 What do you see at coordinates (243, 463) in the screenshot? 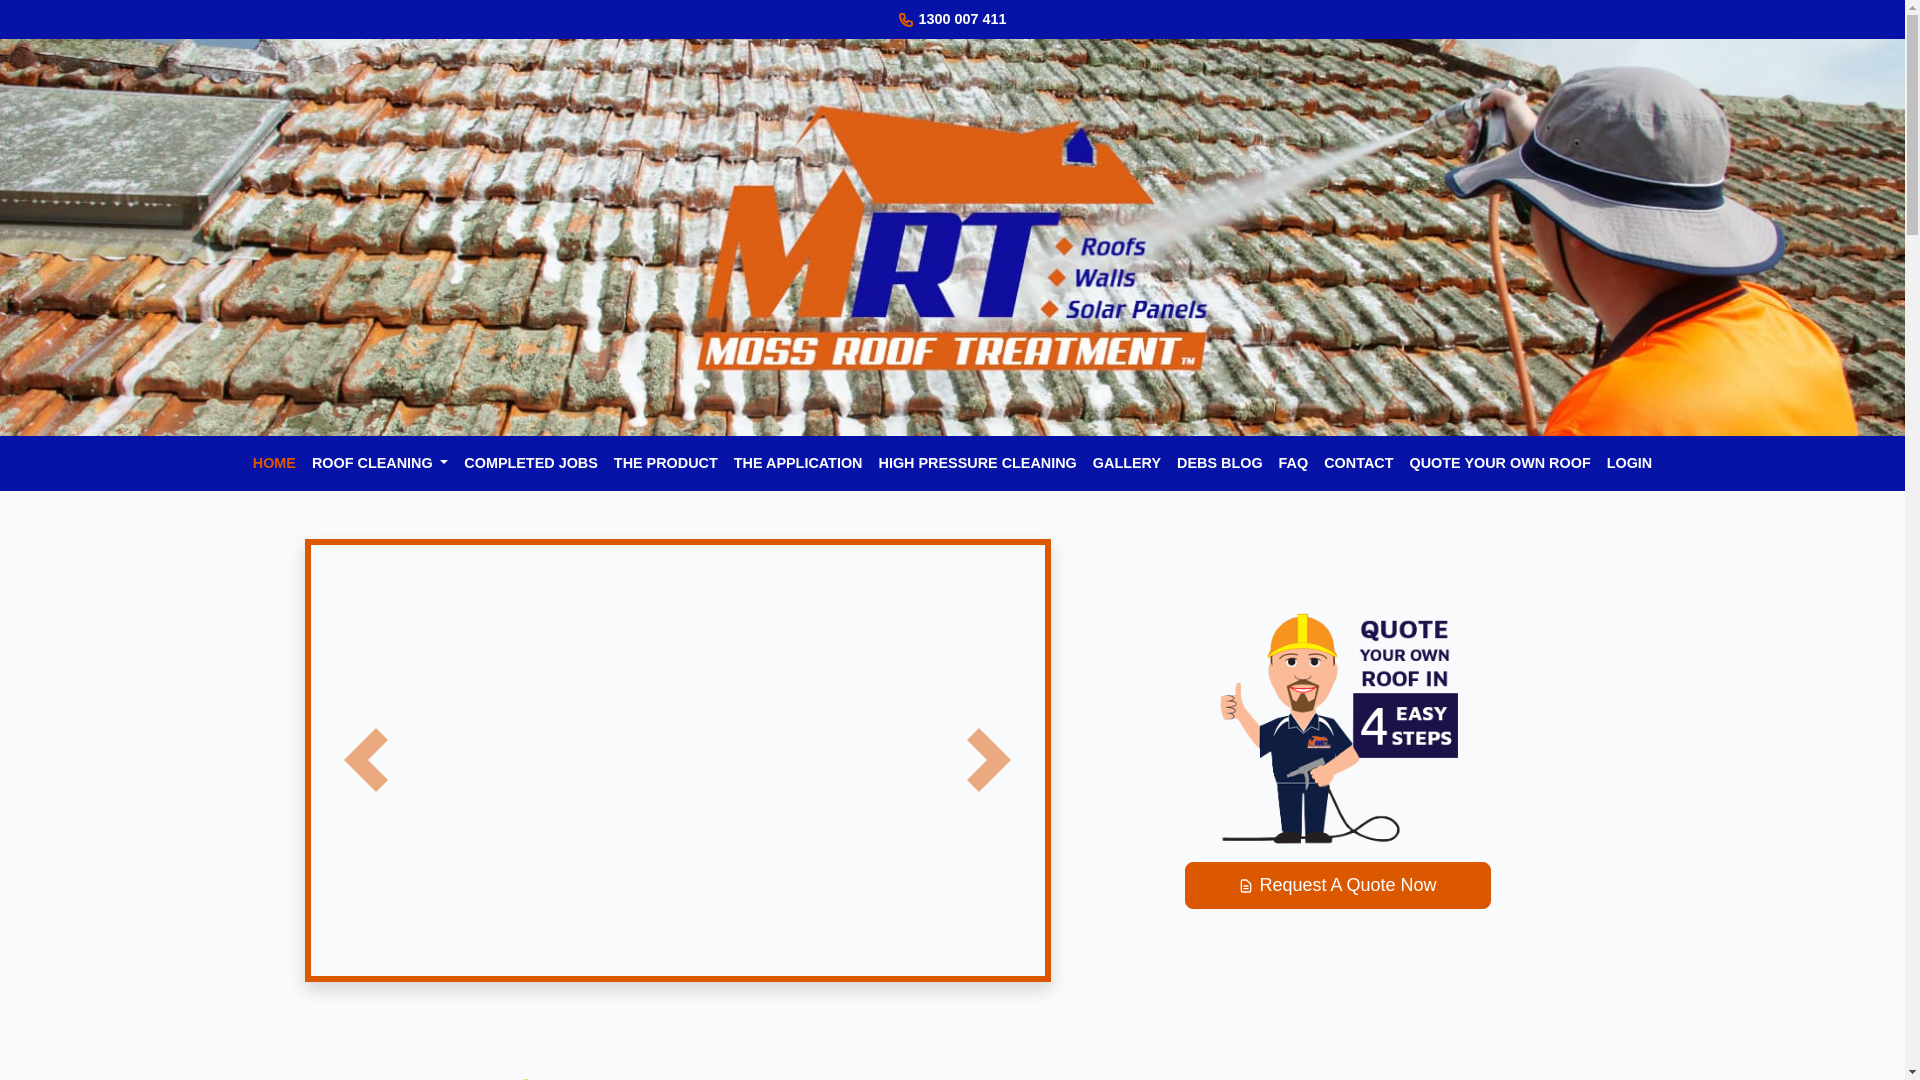
I see `'HOME'` at bounding box center [243, 463].